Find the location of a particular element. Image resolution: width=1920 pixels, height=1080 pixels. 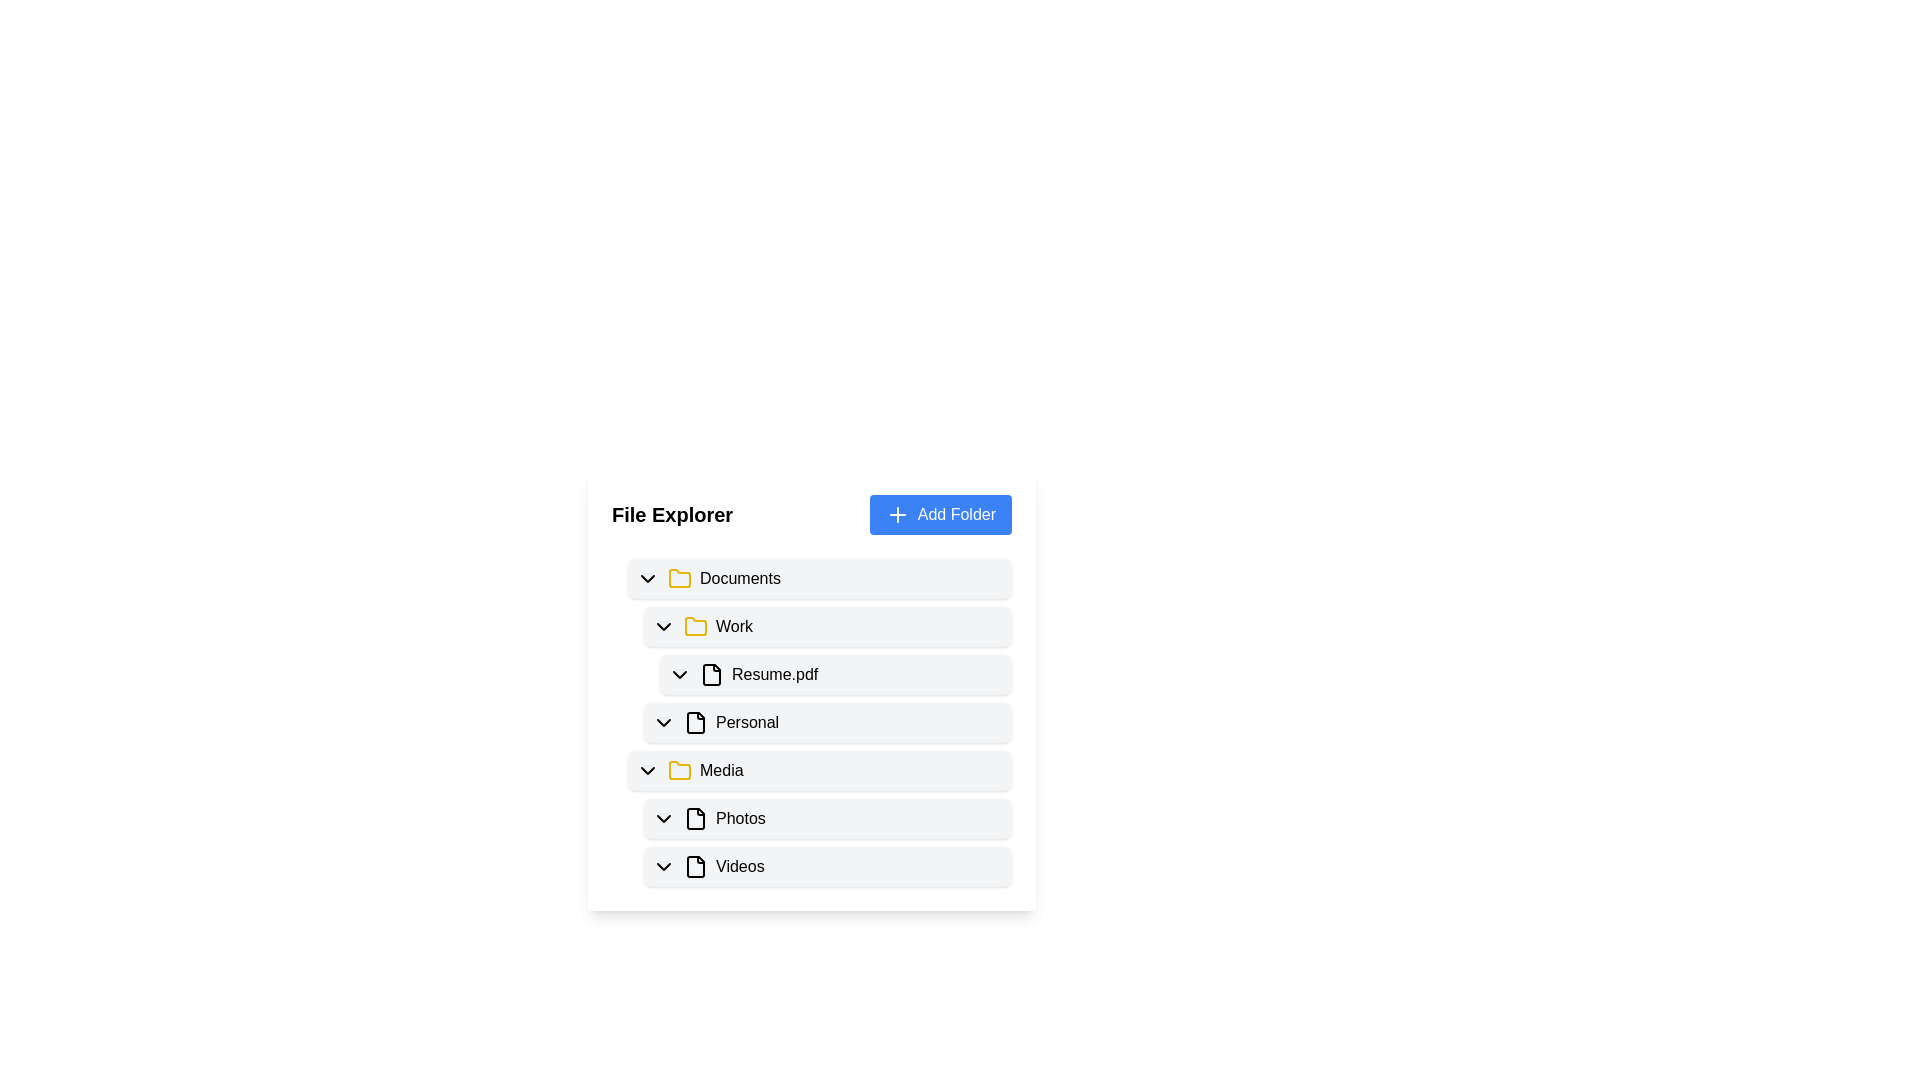

the first folder icon is located at coordinates (696, 624).